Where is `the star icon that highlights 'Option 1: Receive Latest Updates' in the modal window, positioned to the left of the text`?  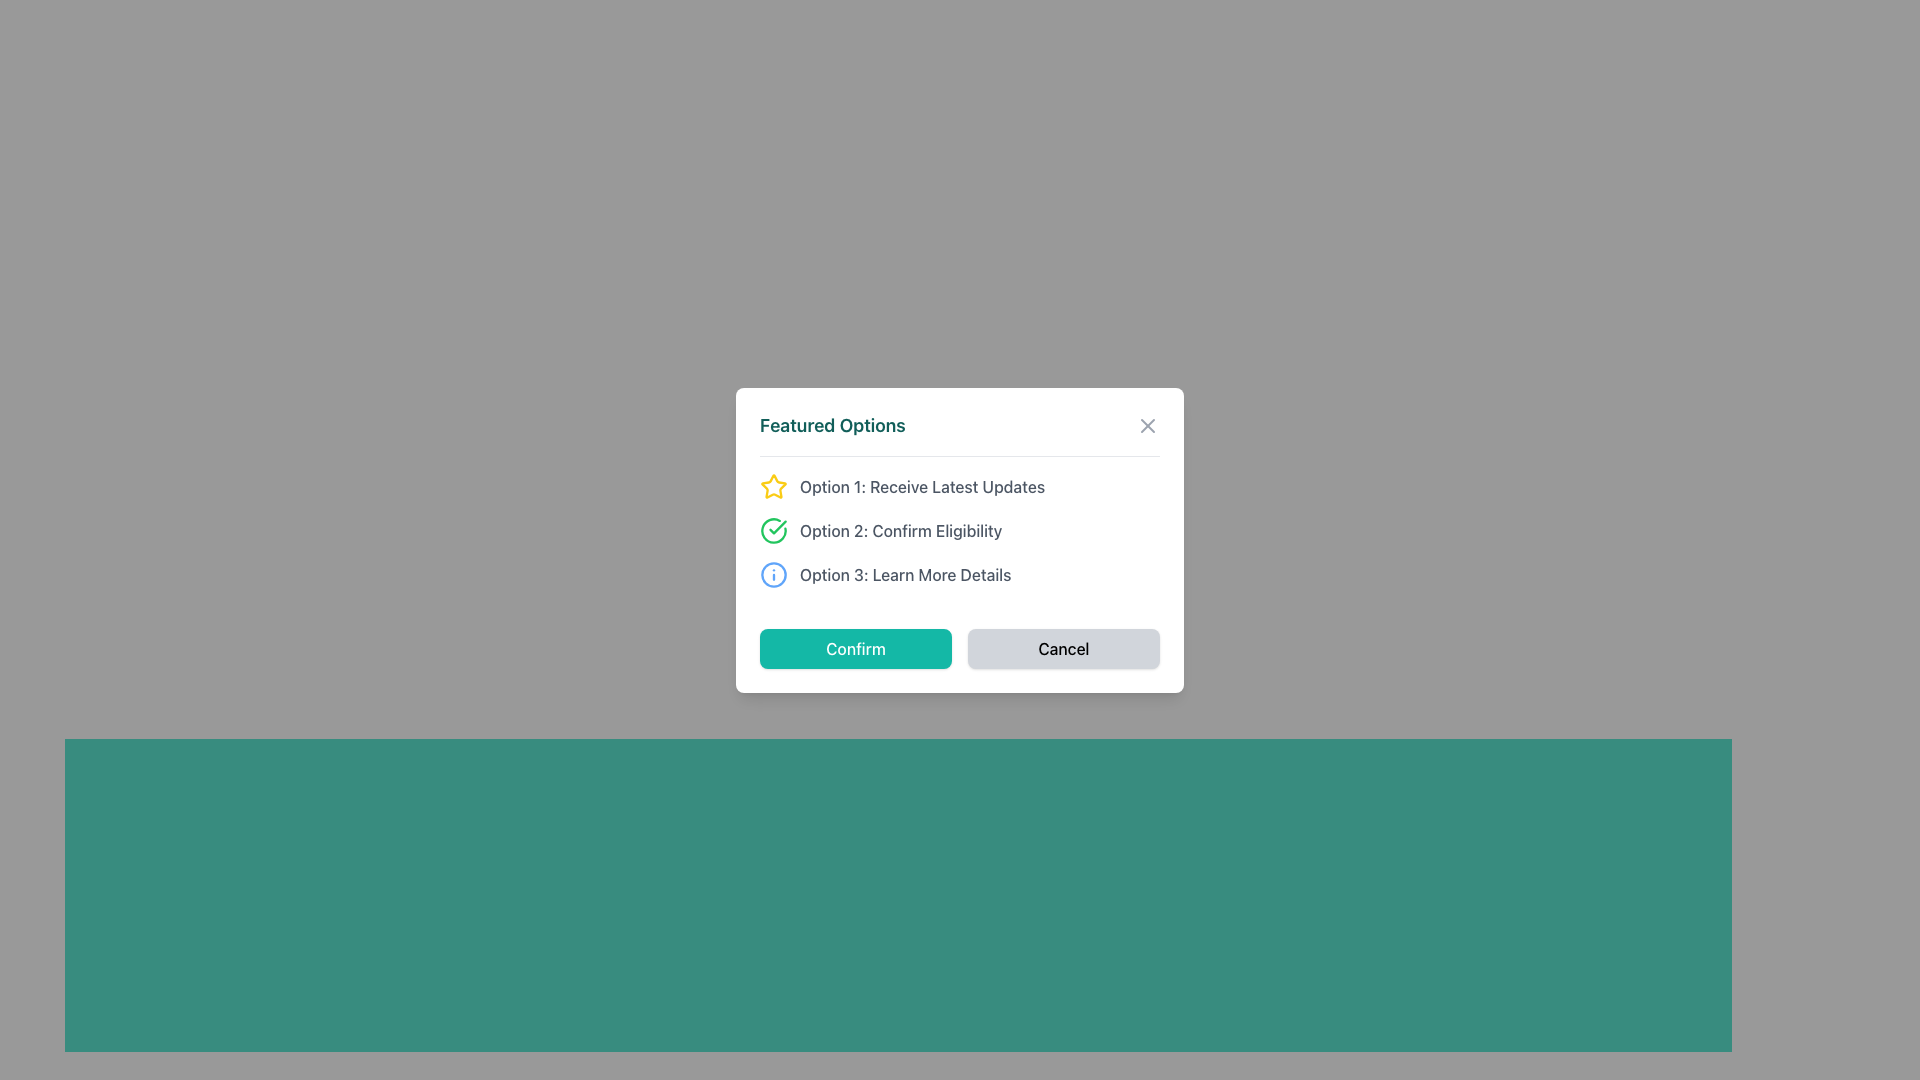 the star icon that highlights 'Option 1: Receive Latest Updates' in the modal window, positioned to the left of the text is located at coordinates (772, 486).